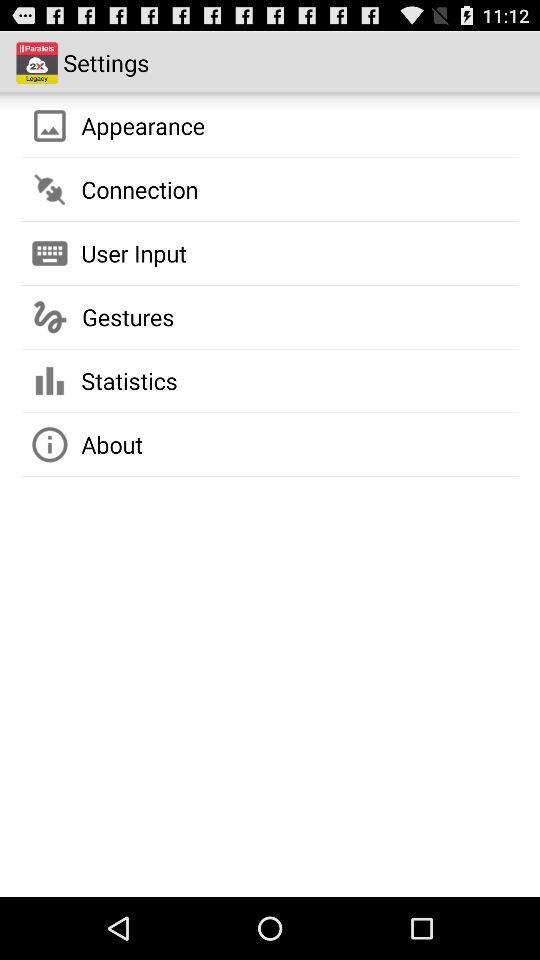  I want to click on about icon, so click(112, 444).